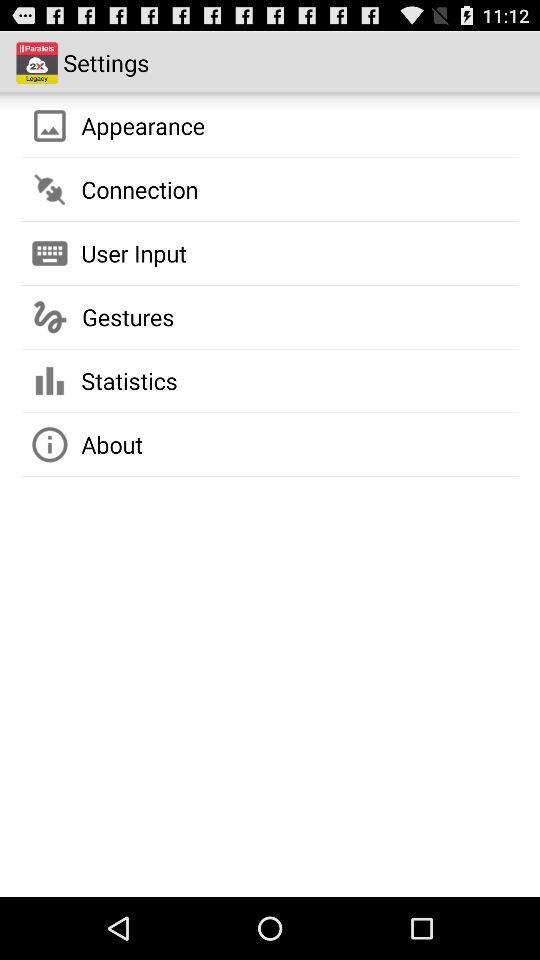  I want to click on about icon, so click(112, 444).